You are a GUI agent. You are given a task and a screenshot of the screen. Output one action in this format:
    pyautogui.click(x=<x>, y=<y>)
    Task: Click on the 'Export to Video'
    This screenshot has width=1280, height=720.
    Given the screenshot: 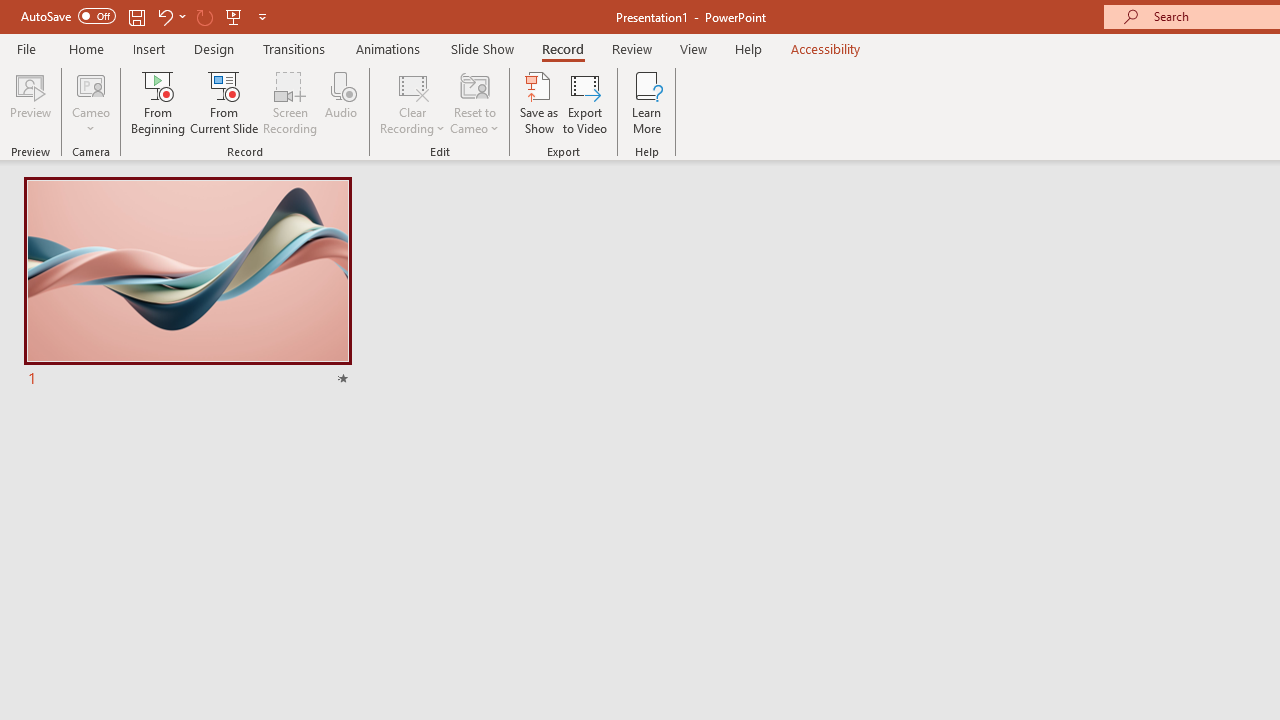 What is the action you would take?
    pyautogui.click(x=584, y=103)
    